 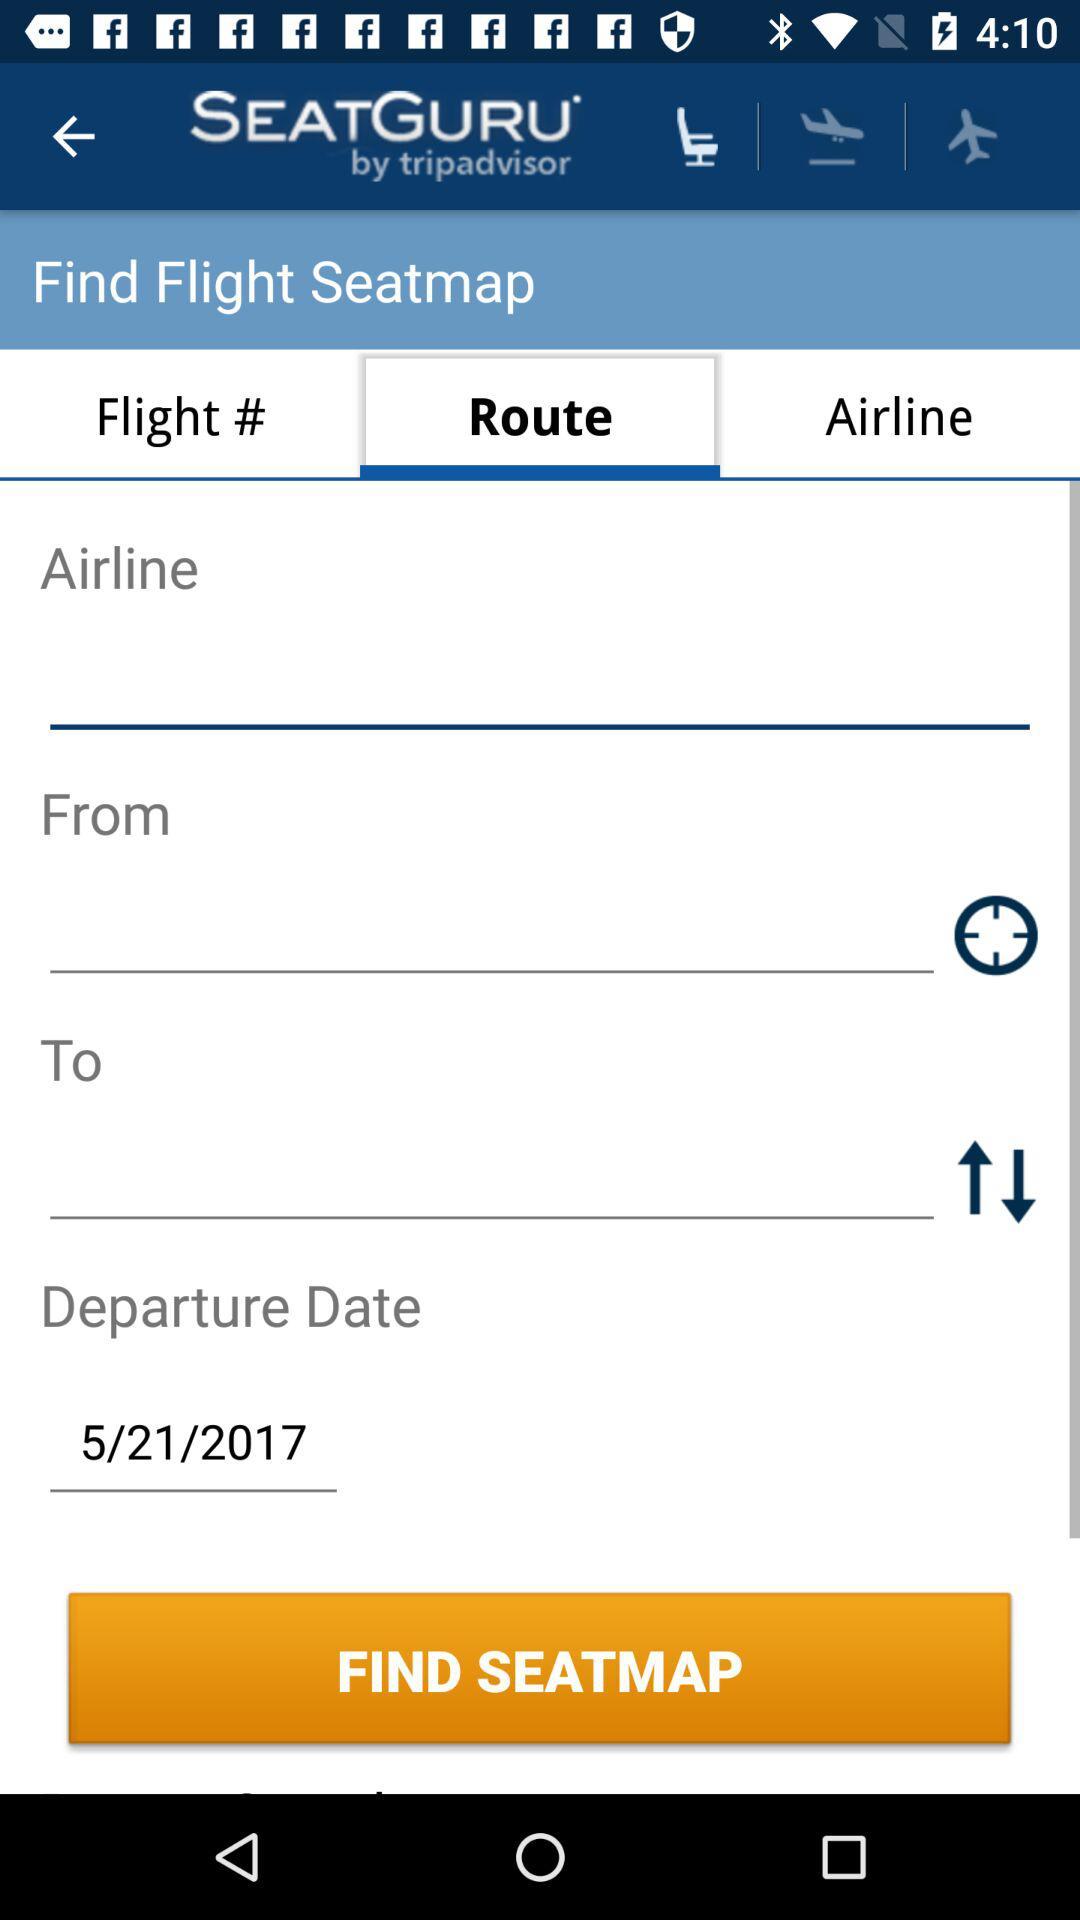 What do you see at coordinates (696, 135) in the screenshot?
I see `the icon above route icon` at bounding box center [696, 135].